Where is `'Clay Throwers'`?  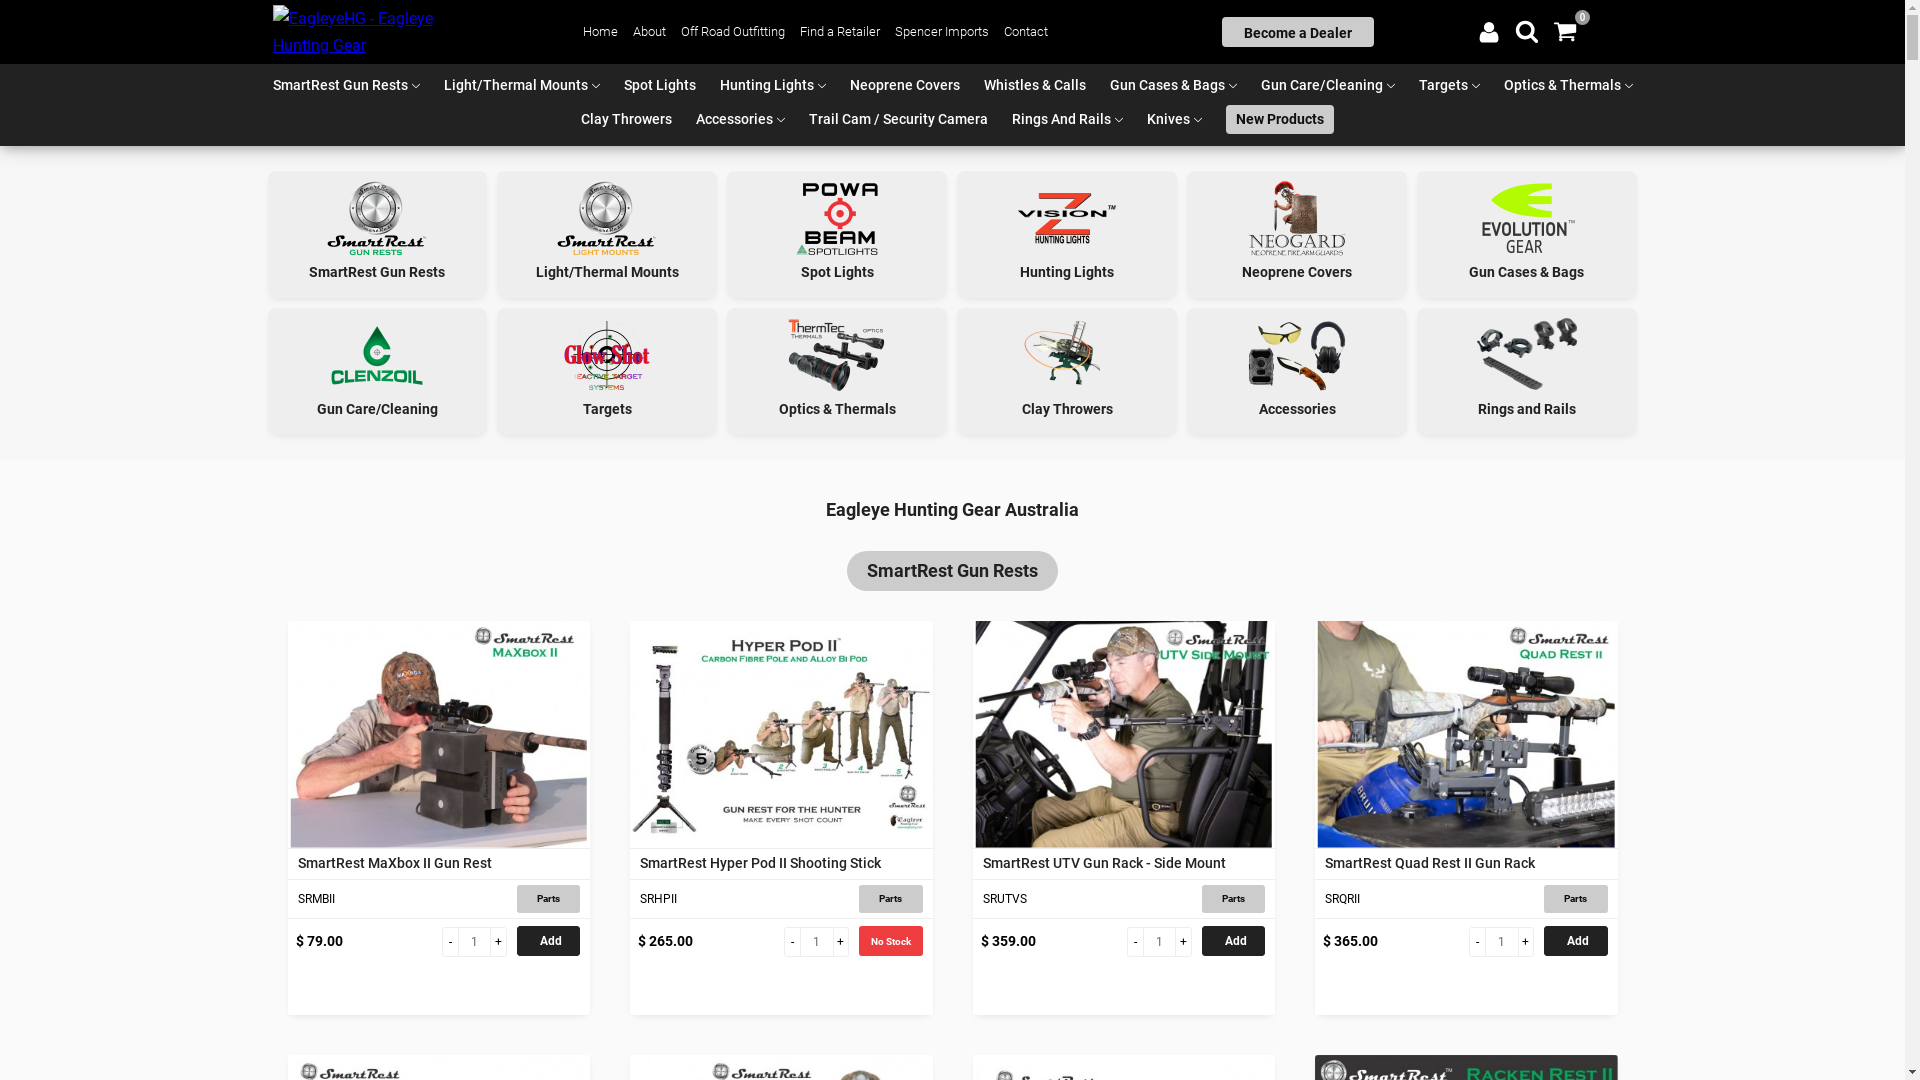 'Clay Throwers' is located at coordinates (625, 119).